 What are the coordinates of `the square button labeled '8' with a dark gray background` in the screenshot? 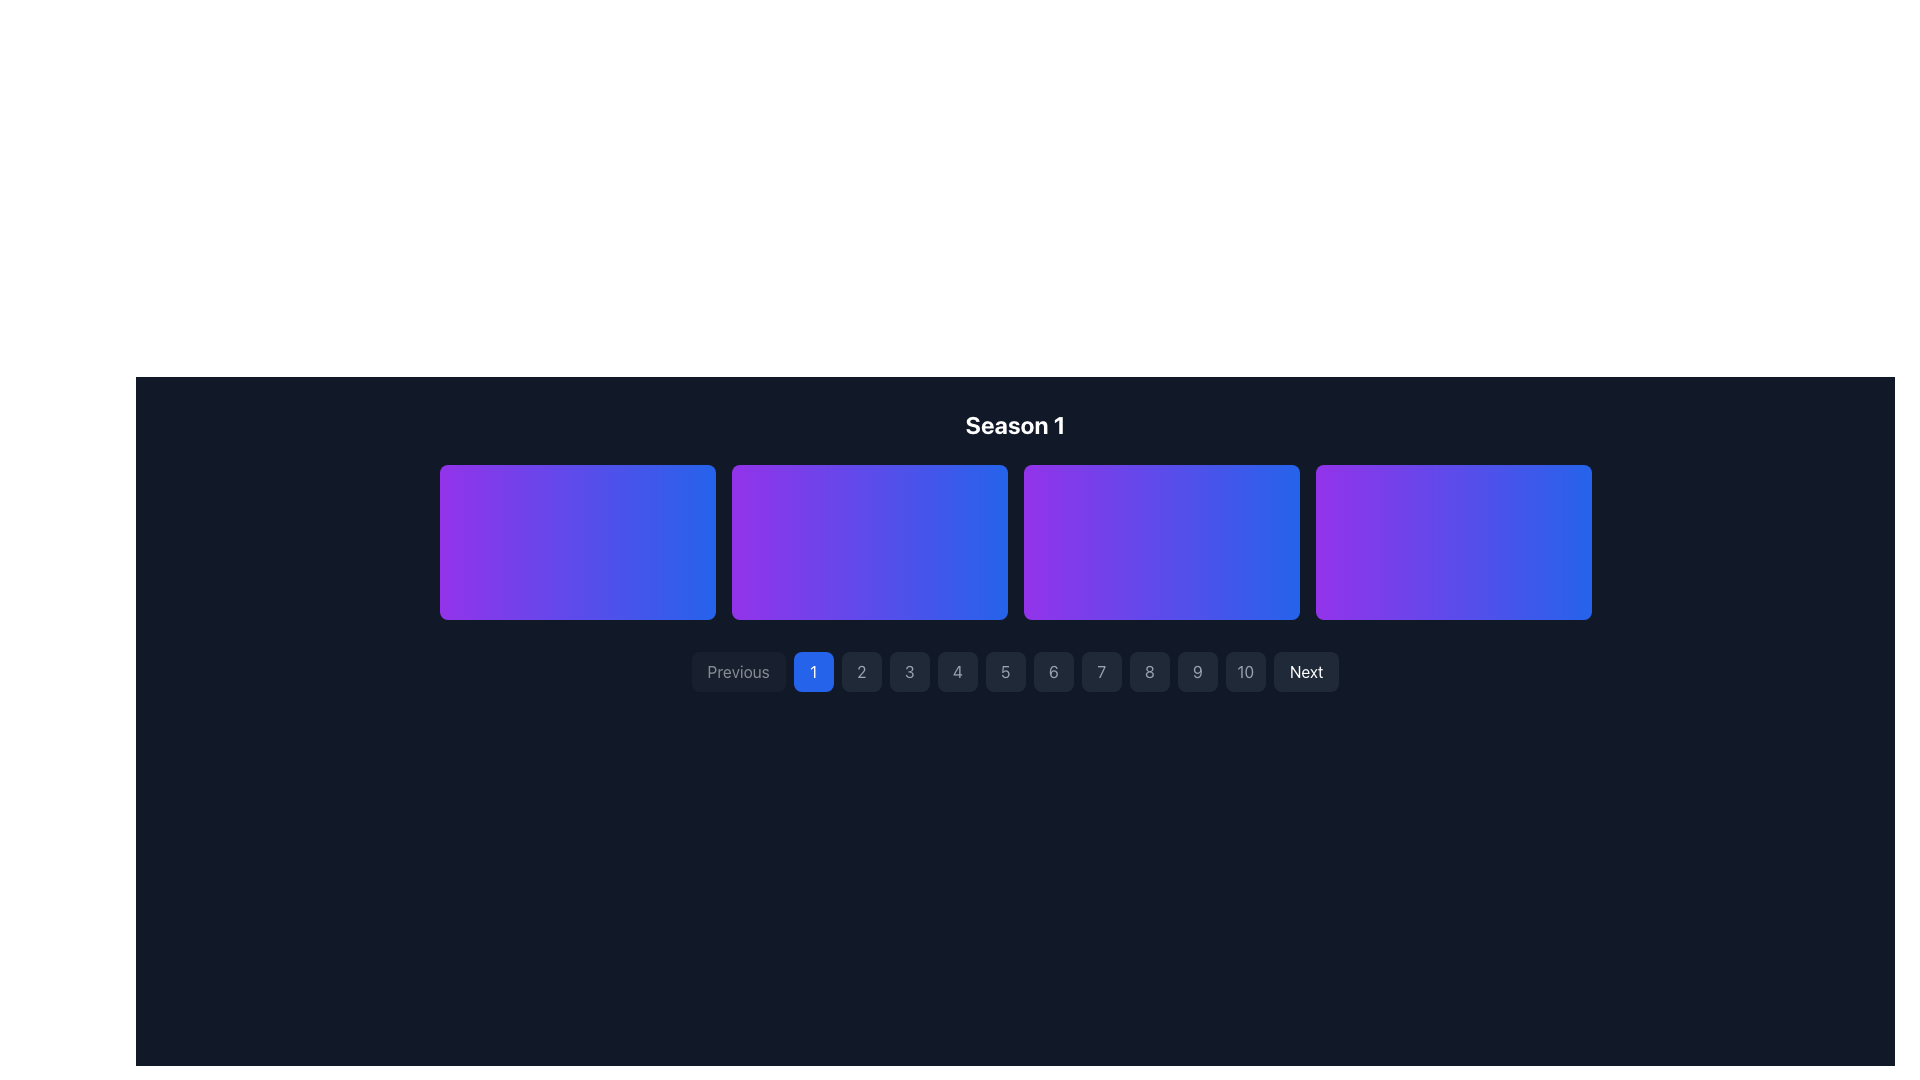 It's located at (1149, 672).